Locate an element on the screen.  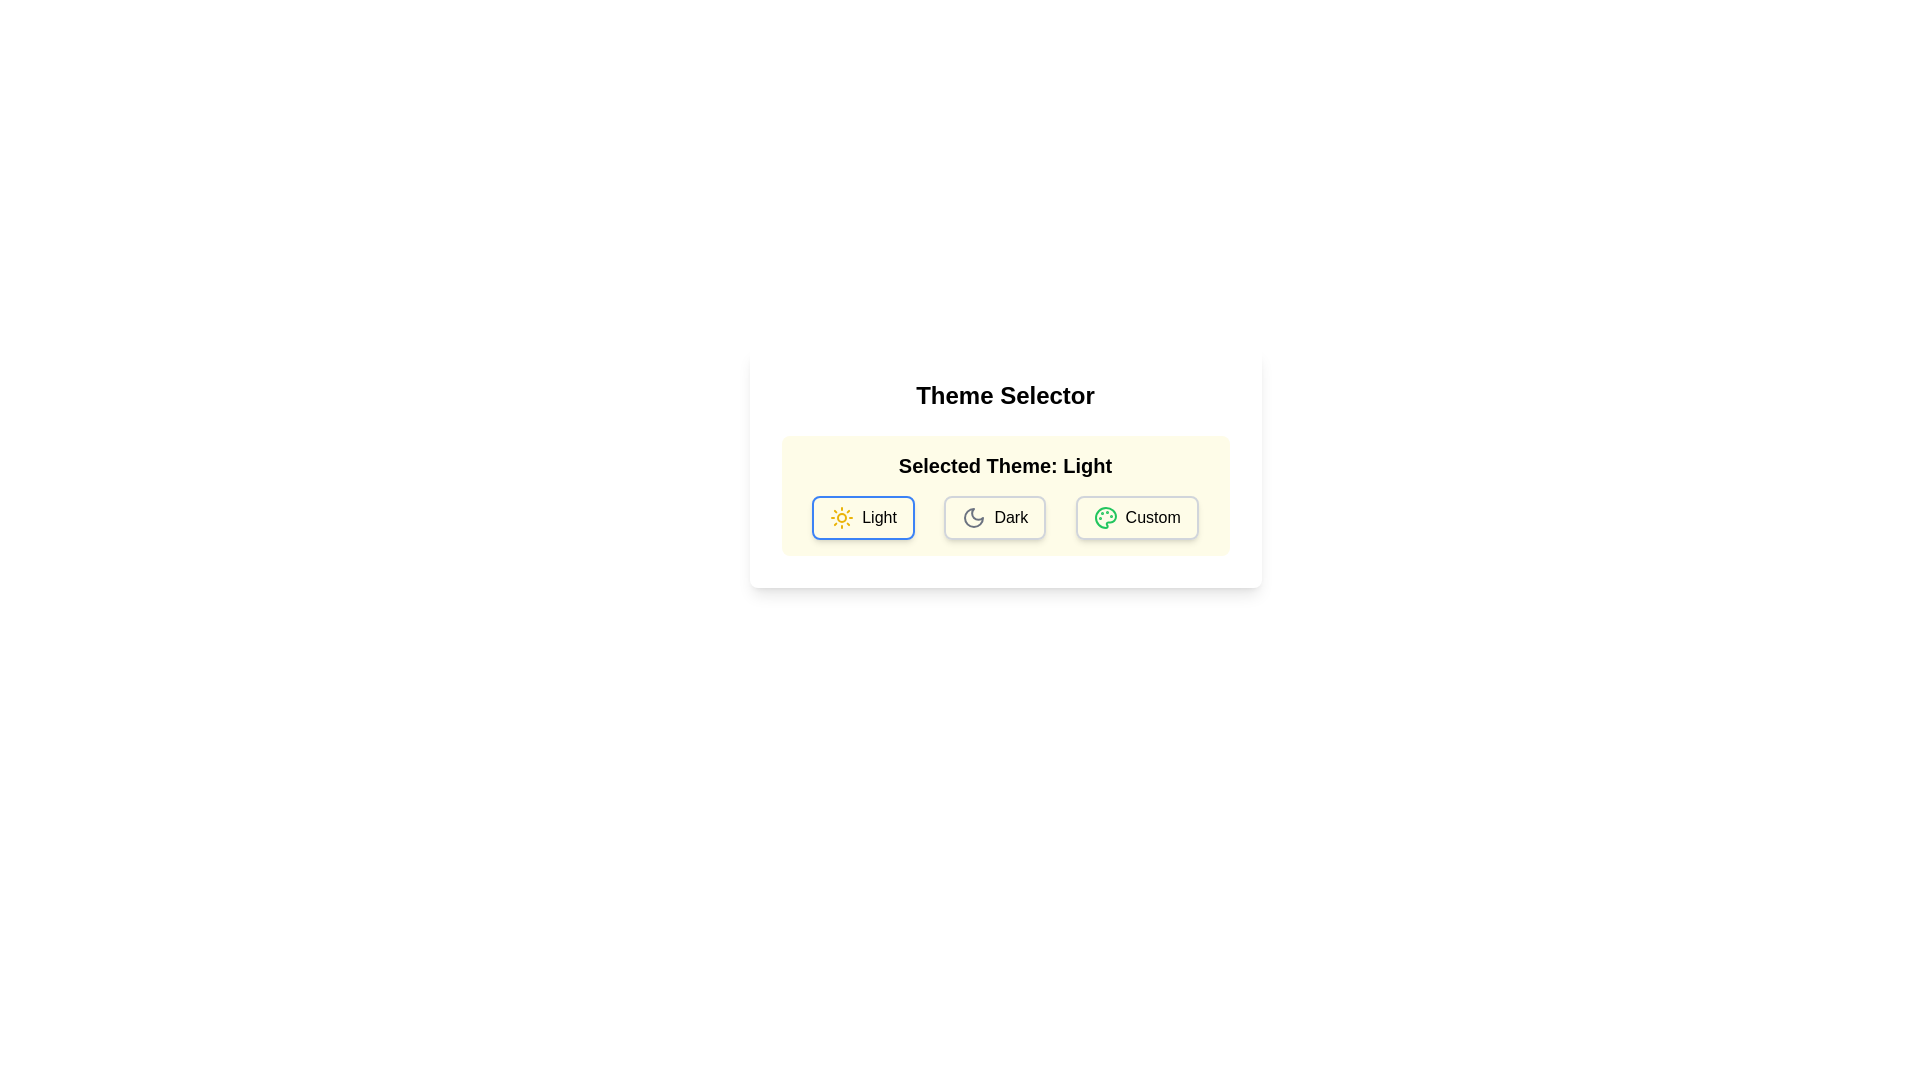
the crescent moon icon, which is located on the left side of the 'Dark' button in the theme options section is located at coordinates (974, 516).